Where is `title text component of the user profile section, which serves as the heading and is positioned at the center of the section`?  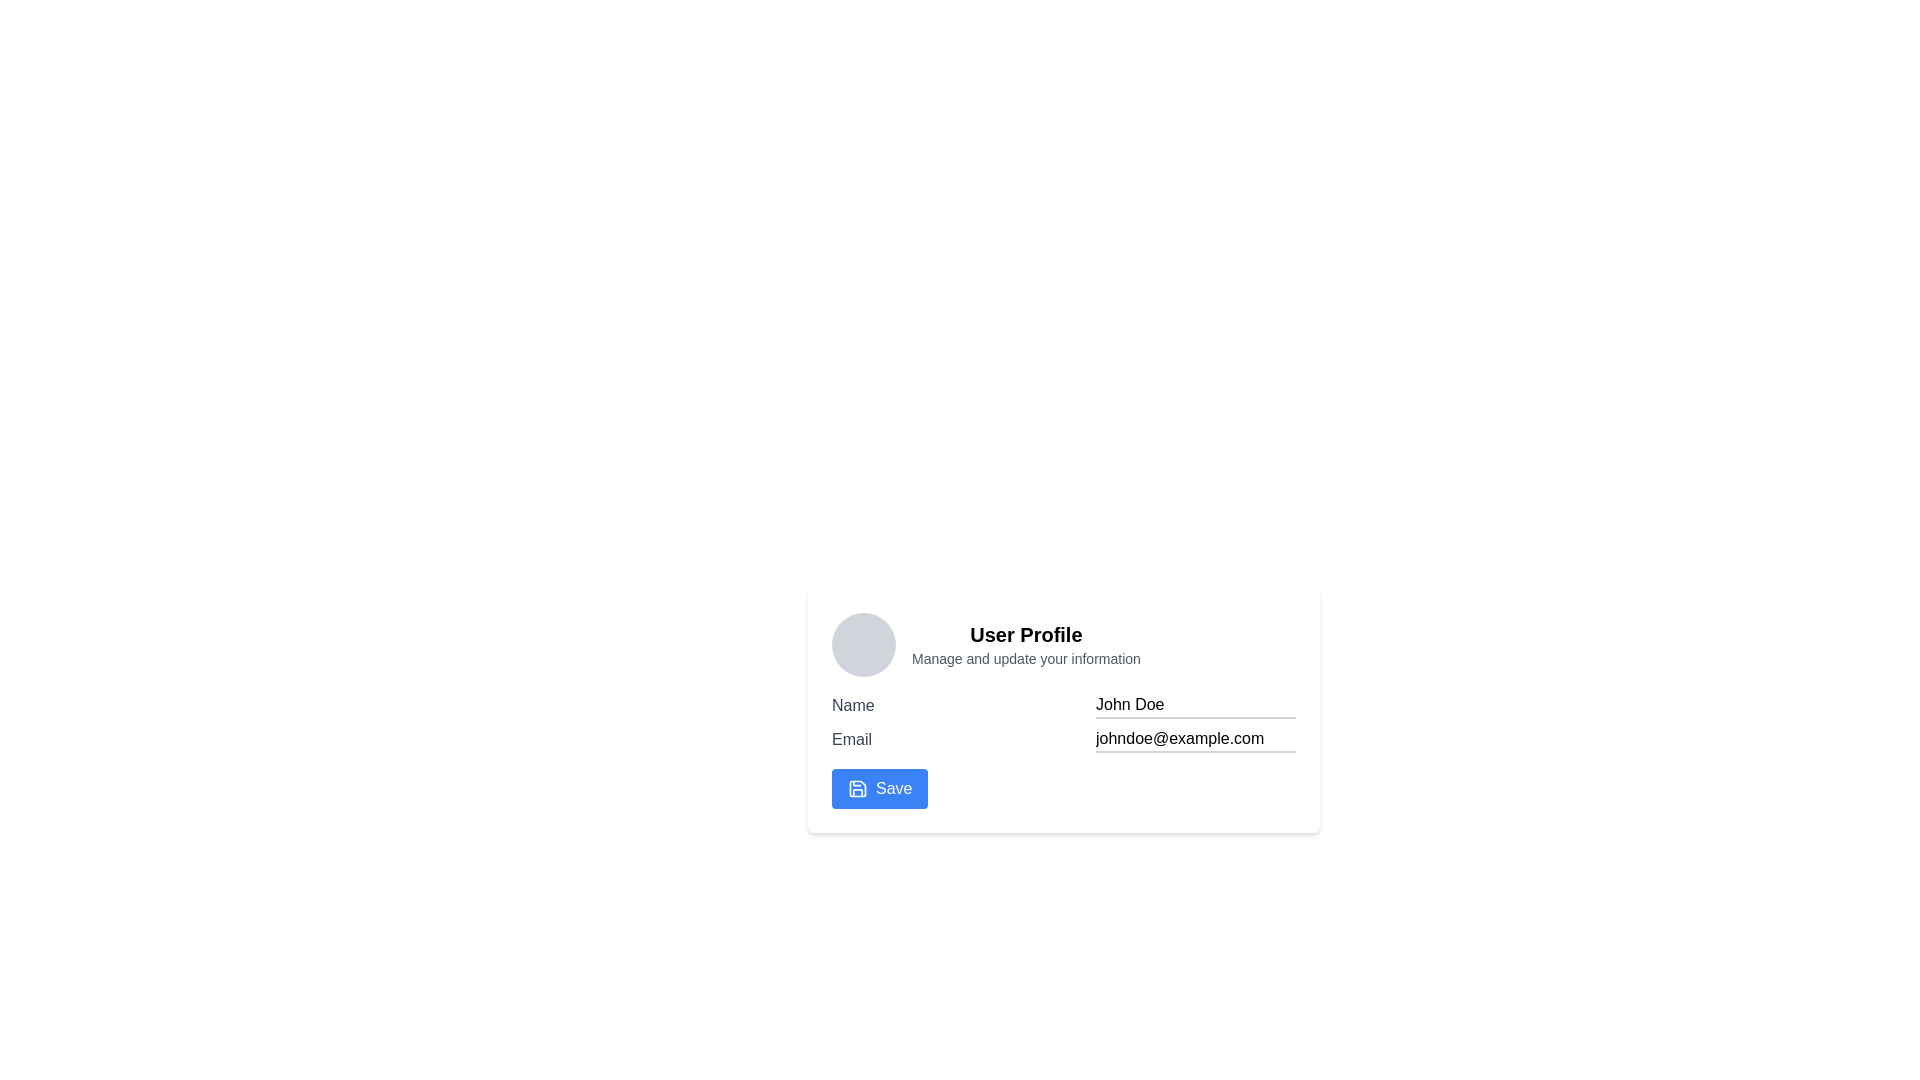 title text component of the user profile section, which serves as the heading and is positioned at the center of the section is located at coordinates (1026, 635).